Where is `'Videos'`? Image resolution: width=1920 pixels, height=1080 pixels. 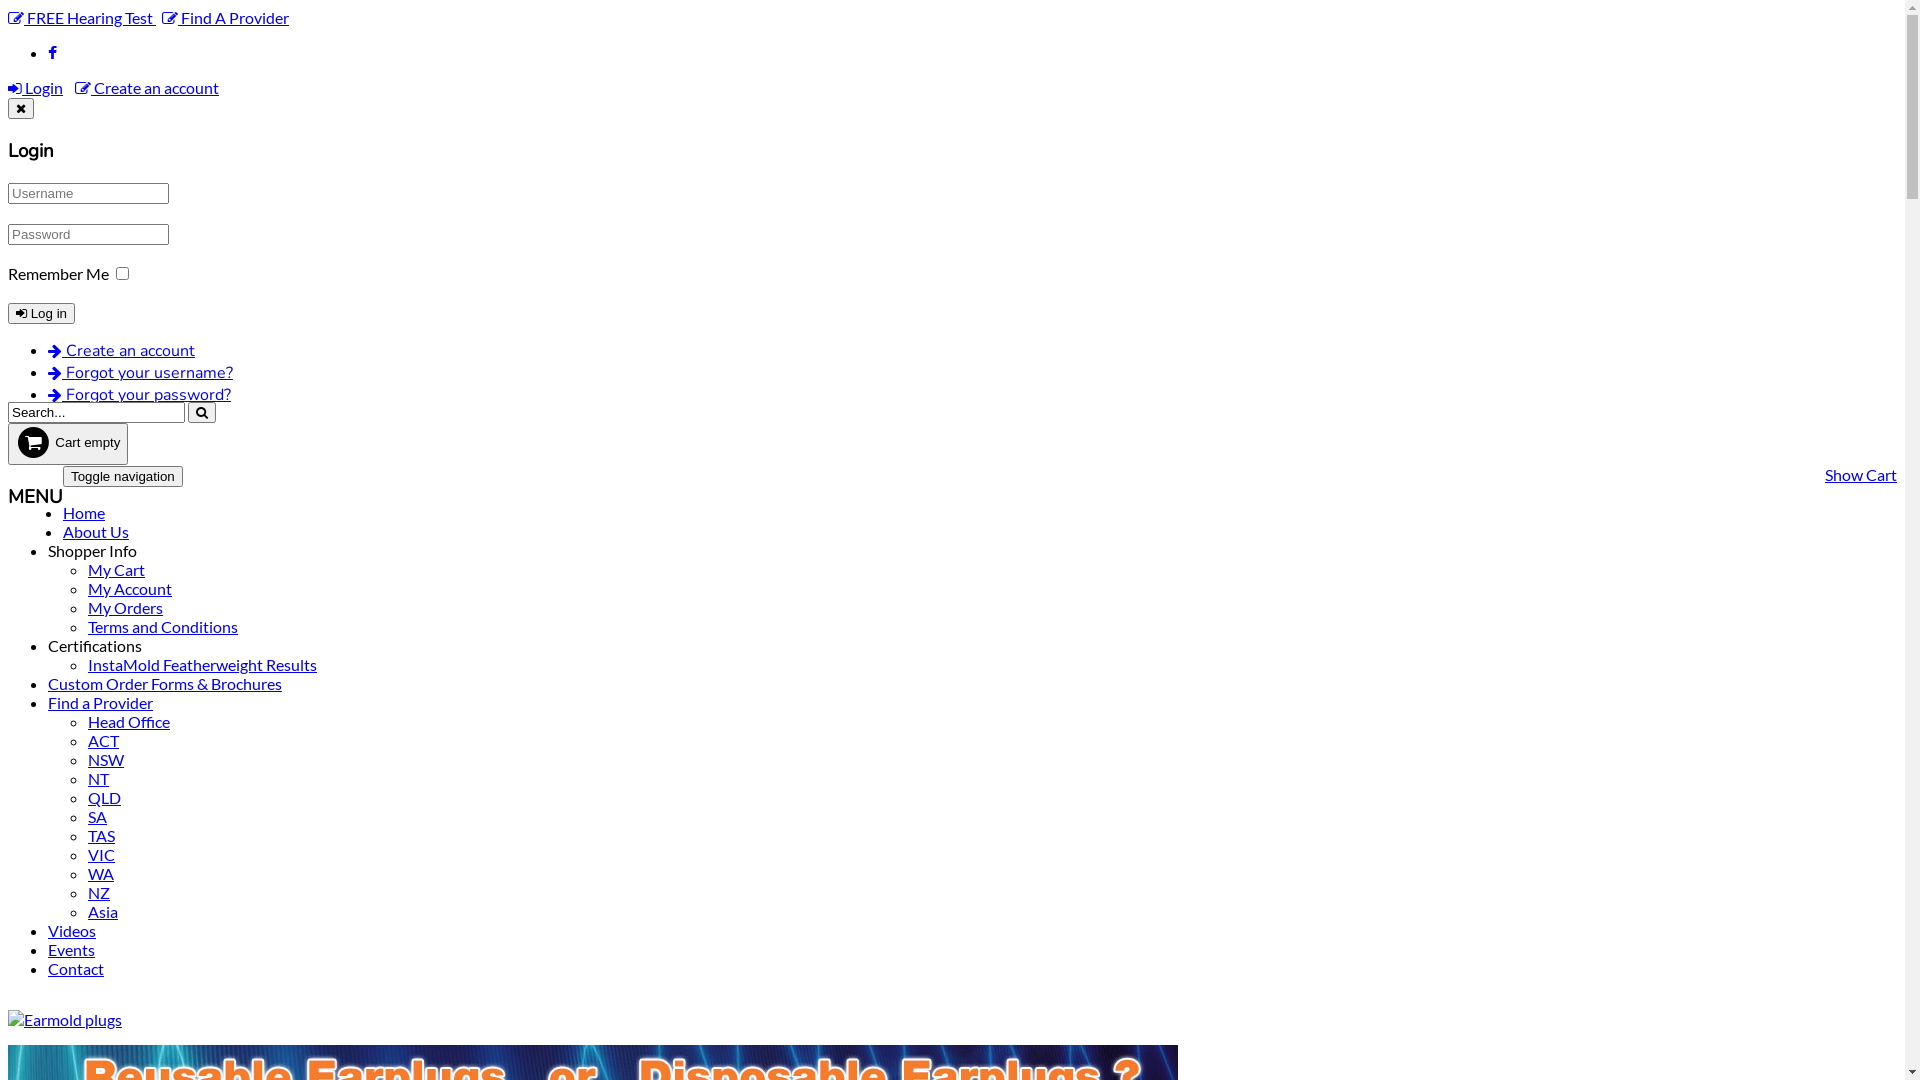
'Videos' is located at coordinates (72, 930).